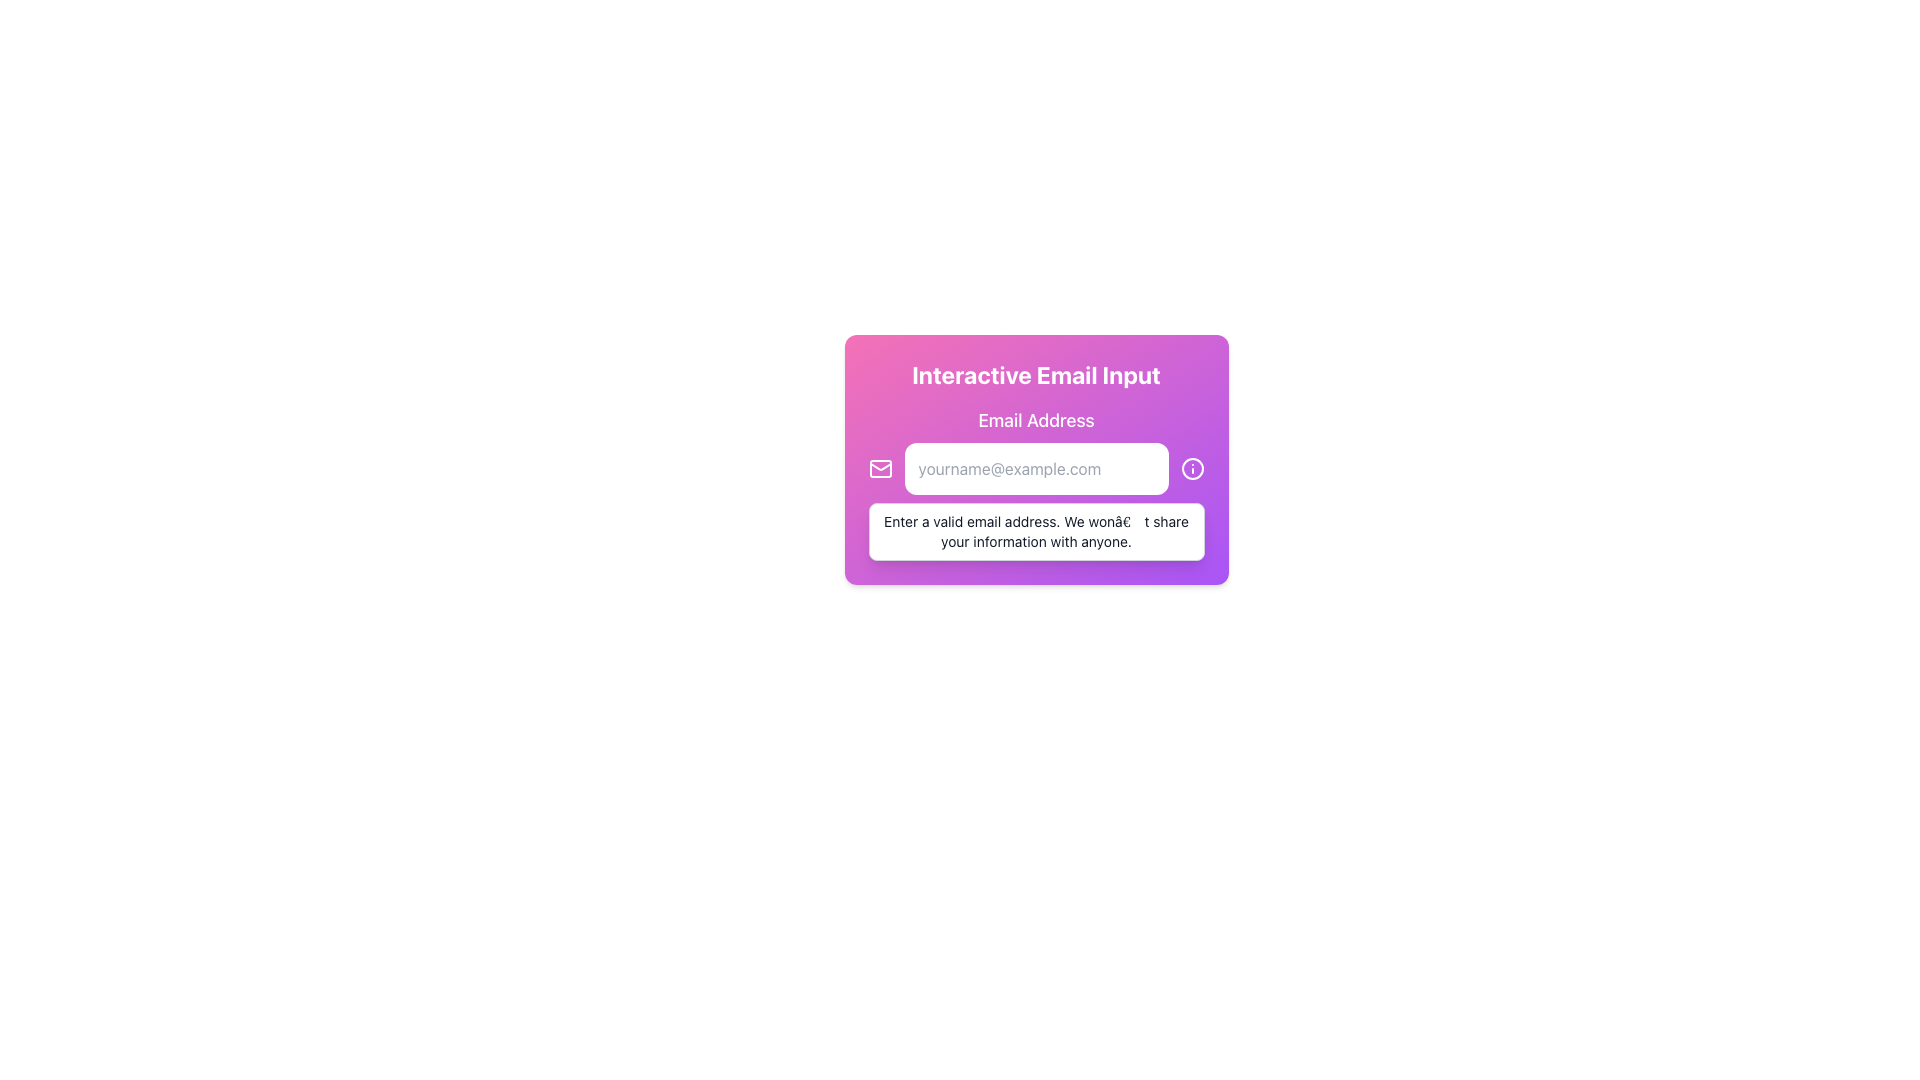  What do you see at coordinates (1036, 374) in the screenshot?
I see `the header text element that provides context about the section, positioned directly above the 'Email Address' label within a rounded rectangular section` at bounding box center [1036, 374].